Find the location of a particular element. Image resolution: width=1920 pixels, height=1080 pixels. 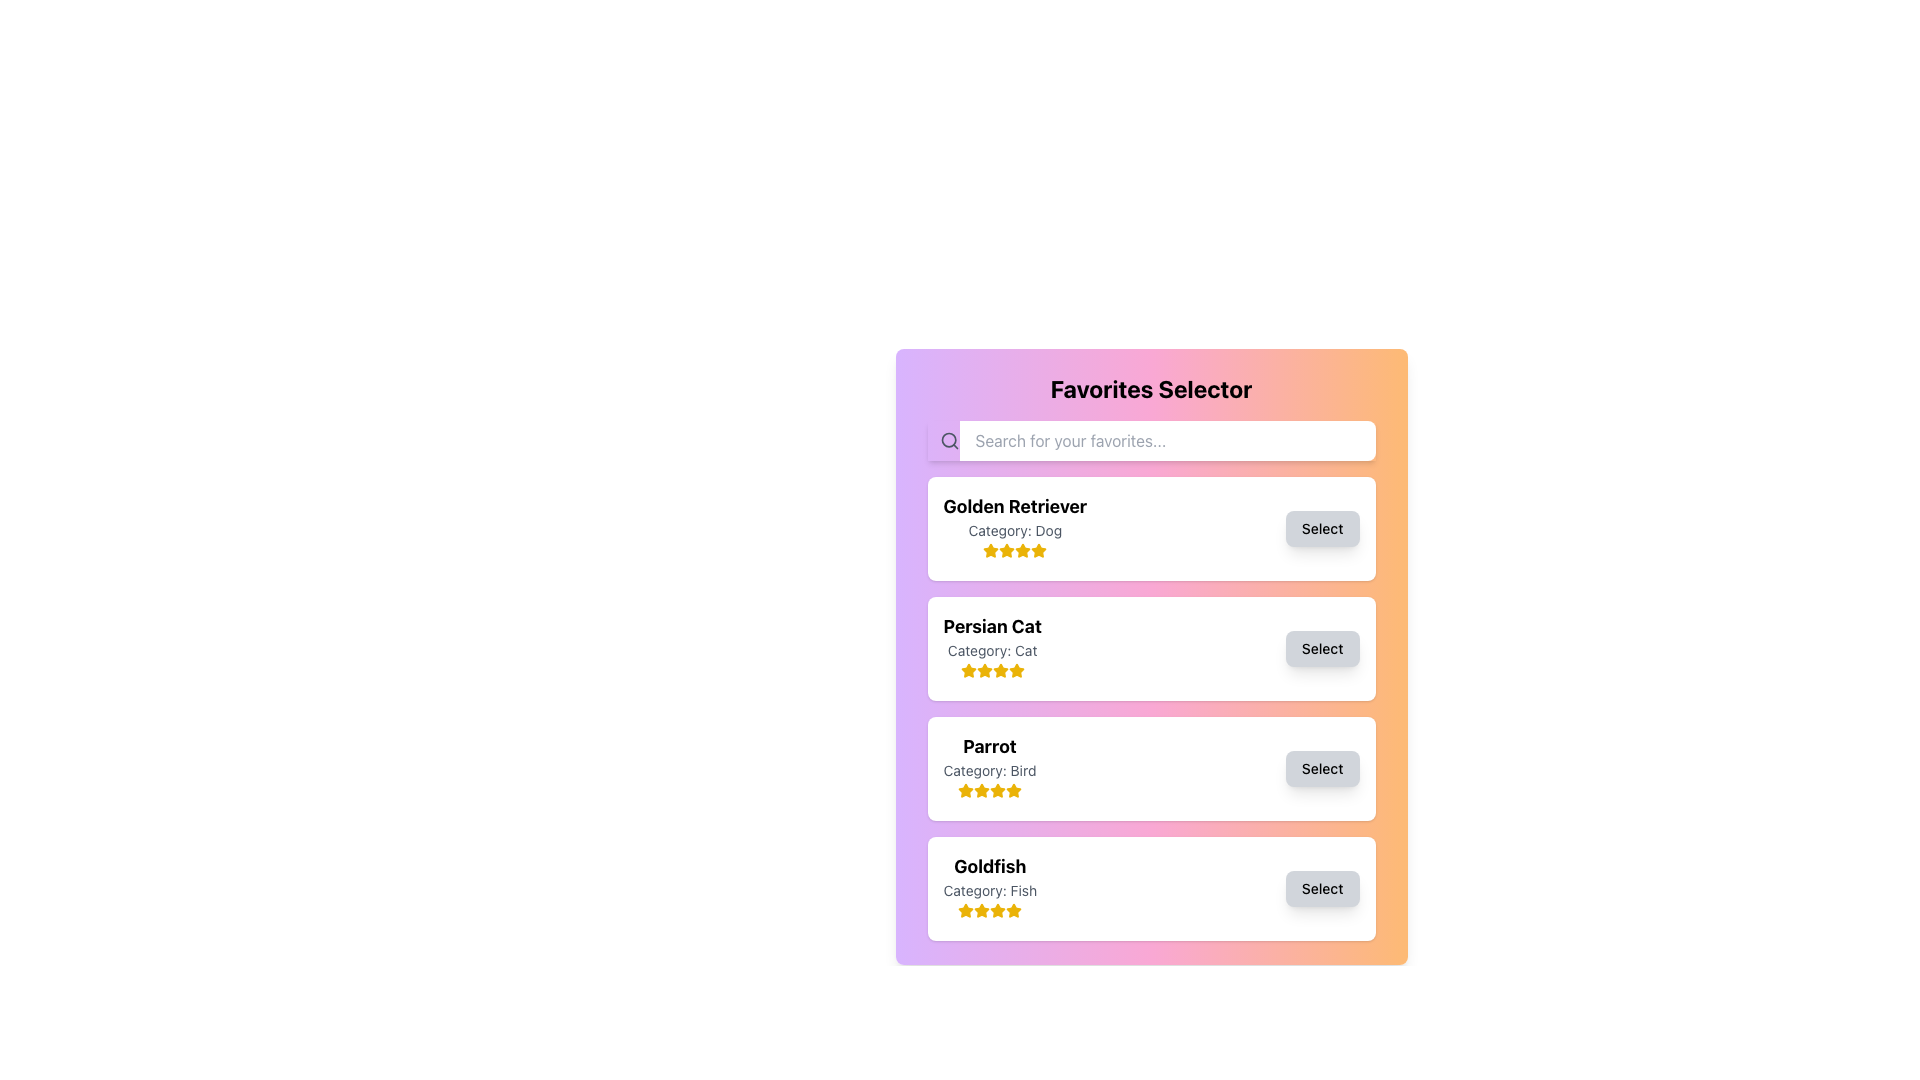

the fifth rating star for the item labeled 'Golden Retriever' located in the first row of the items list is located at coordinates (1039, 551).